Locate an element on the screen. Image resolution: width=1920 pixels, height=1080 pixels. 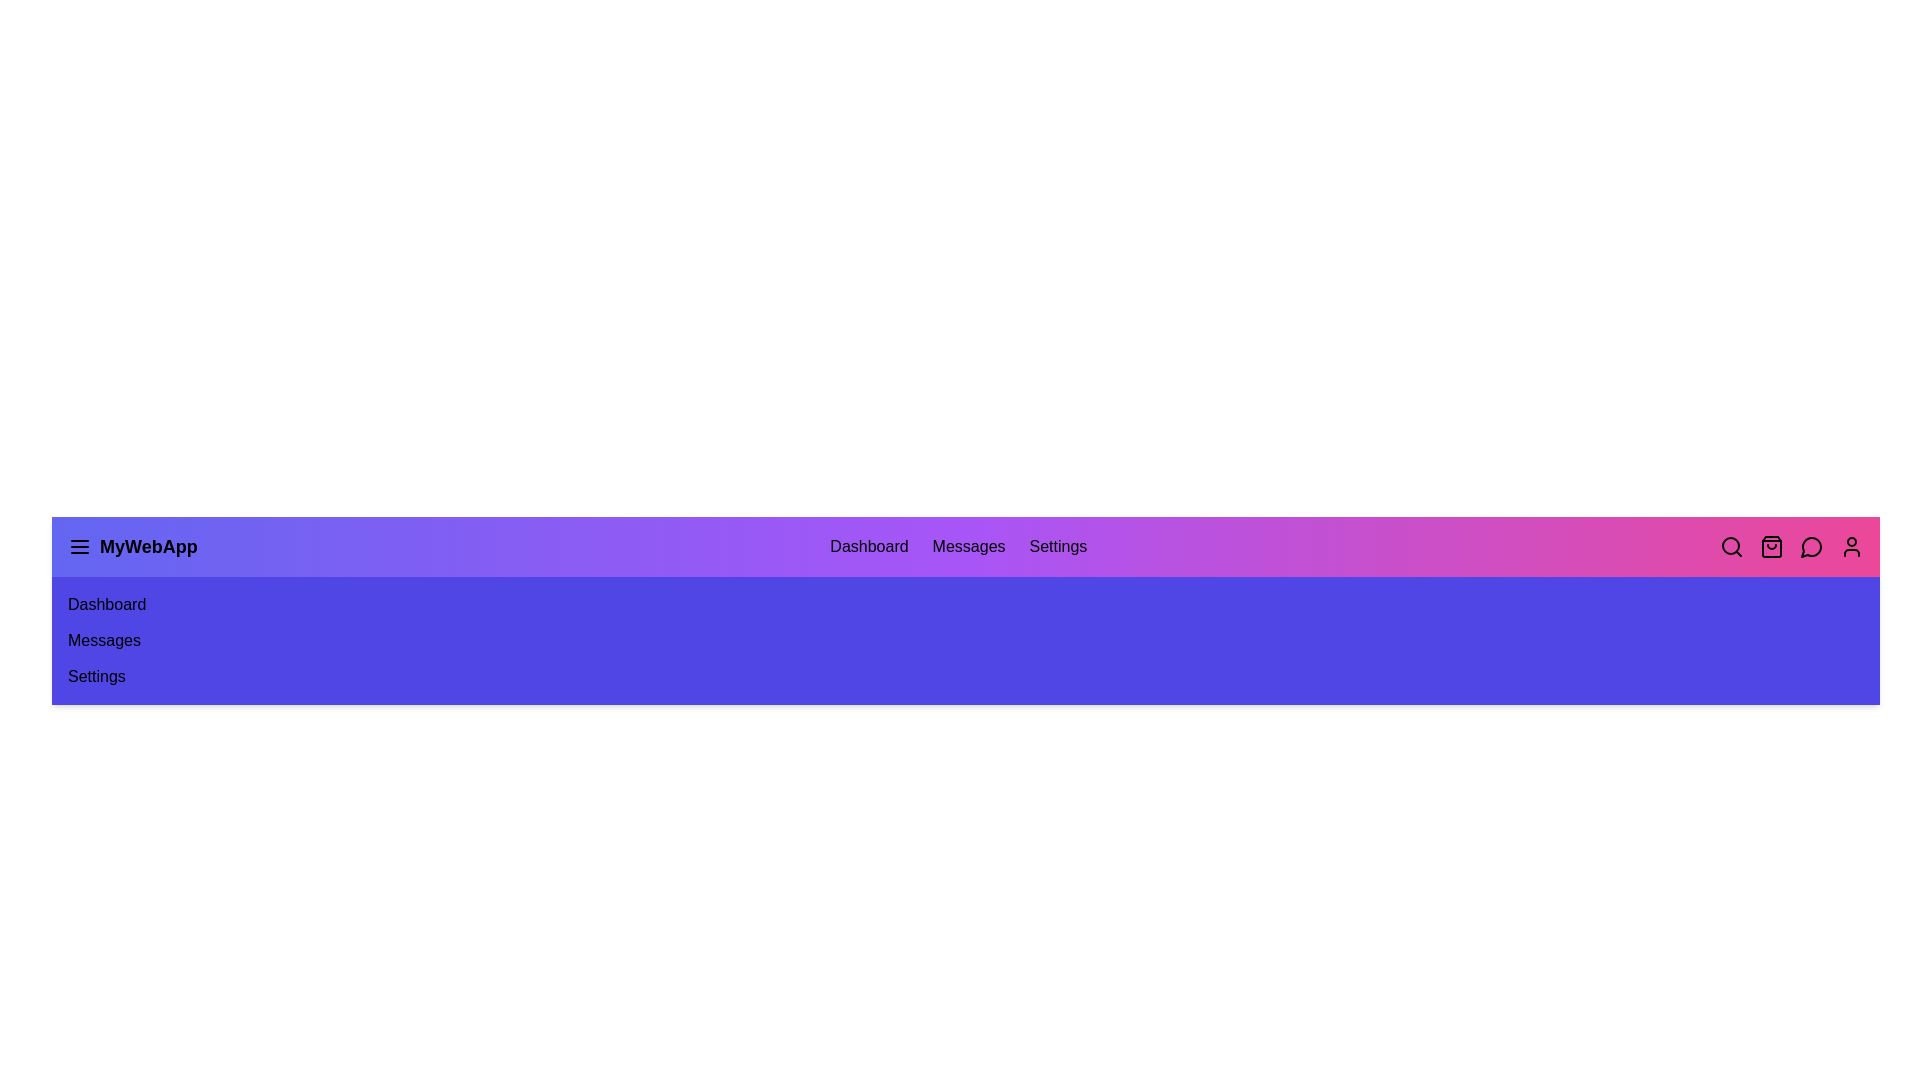
the menu item Messages to observe the hover effect is located at coordinates (969, 547).